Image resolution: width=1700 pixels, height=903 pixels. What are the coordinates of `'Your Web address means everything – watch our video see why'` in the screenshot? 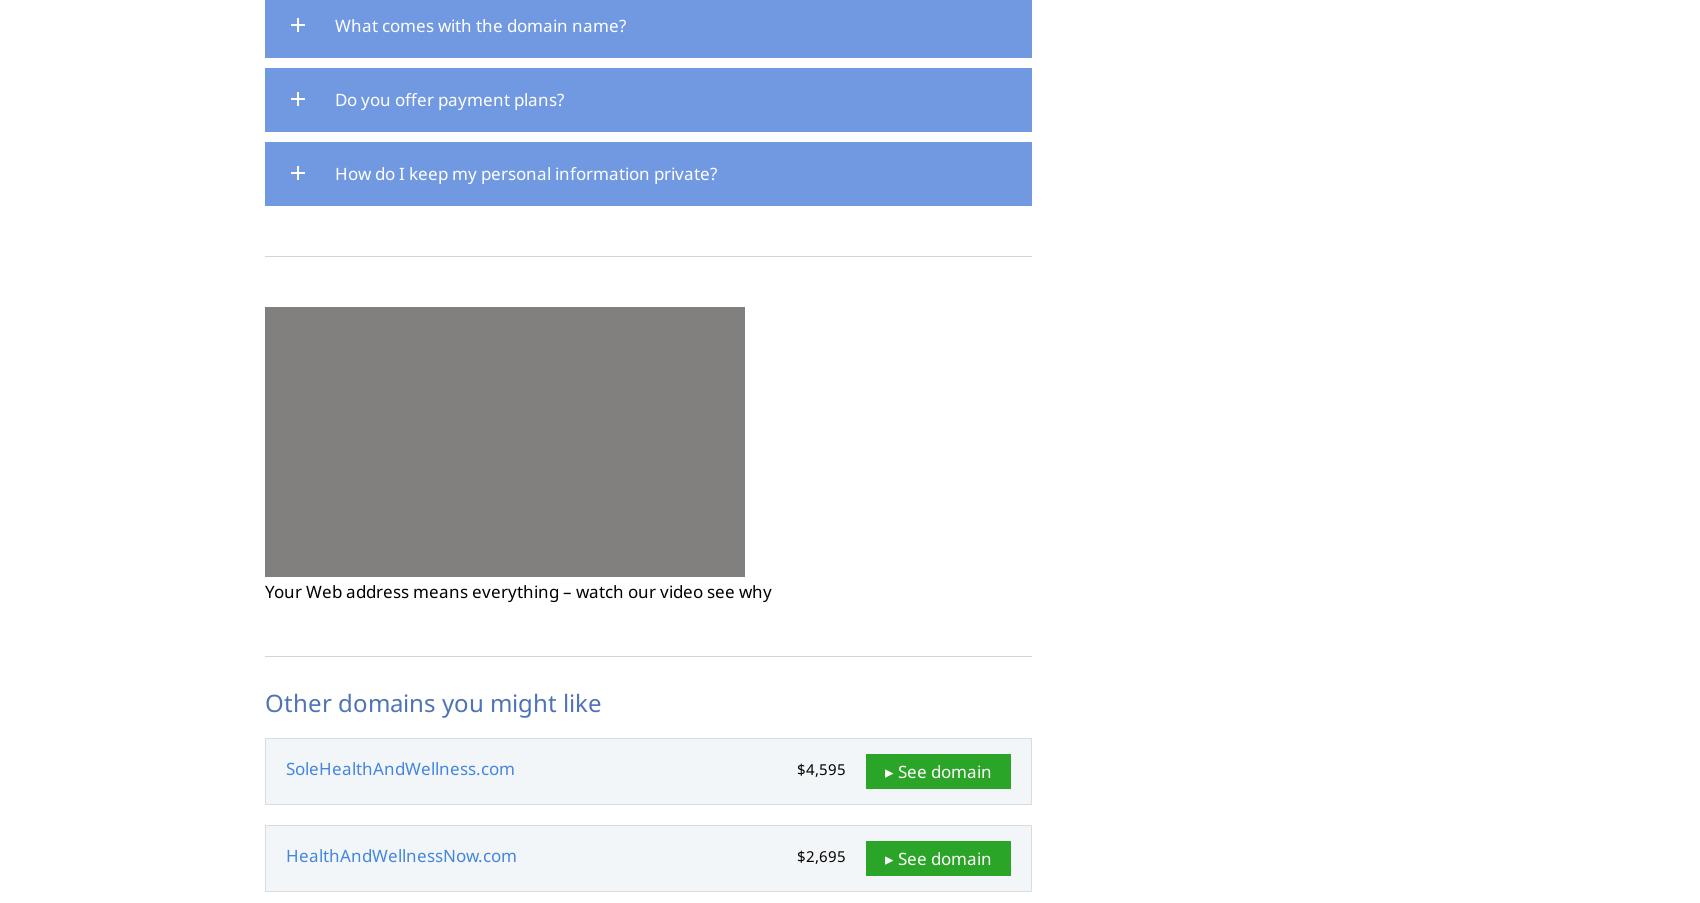 It's located at (518, 590).